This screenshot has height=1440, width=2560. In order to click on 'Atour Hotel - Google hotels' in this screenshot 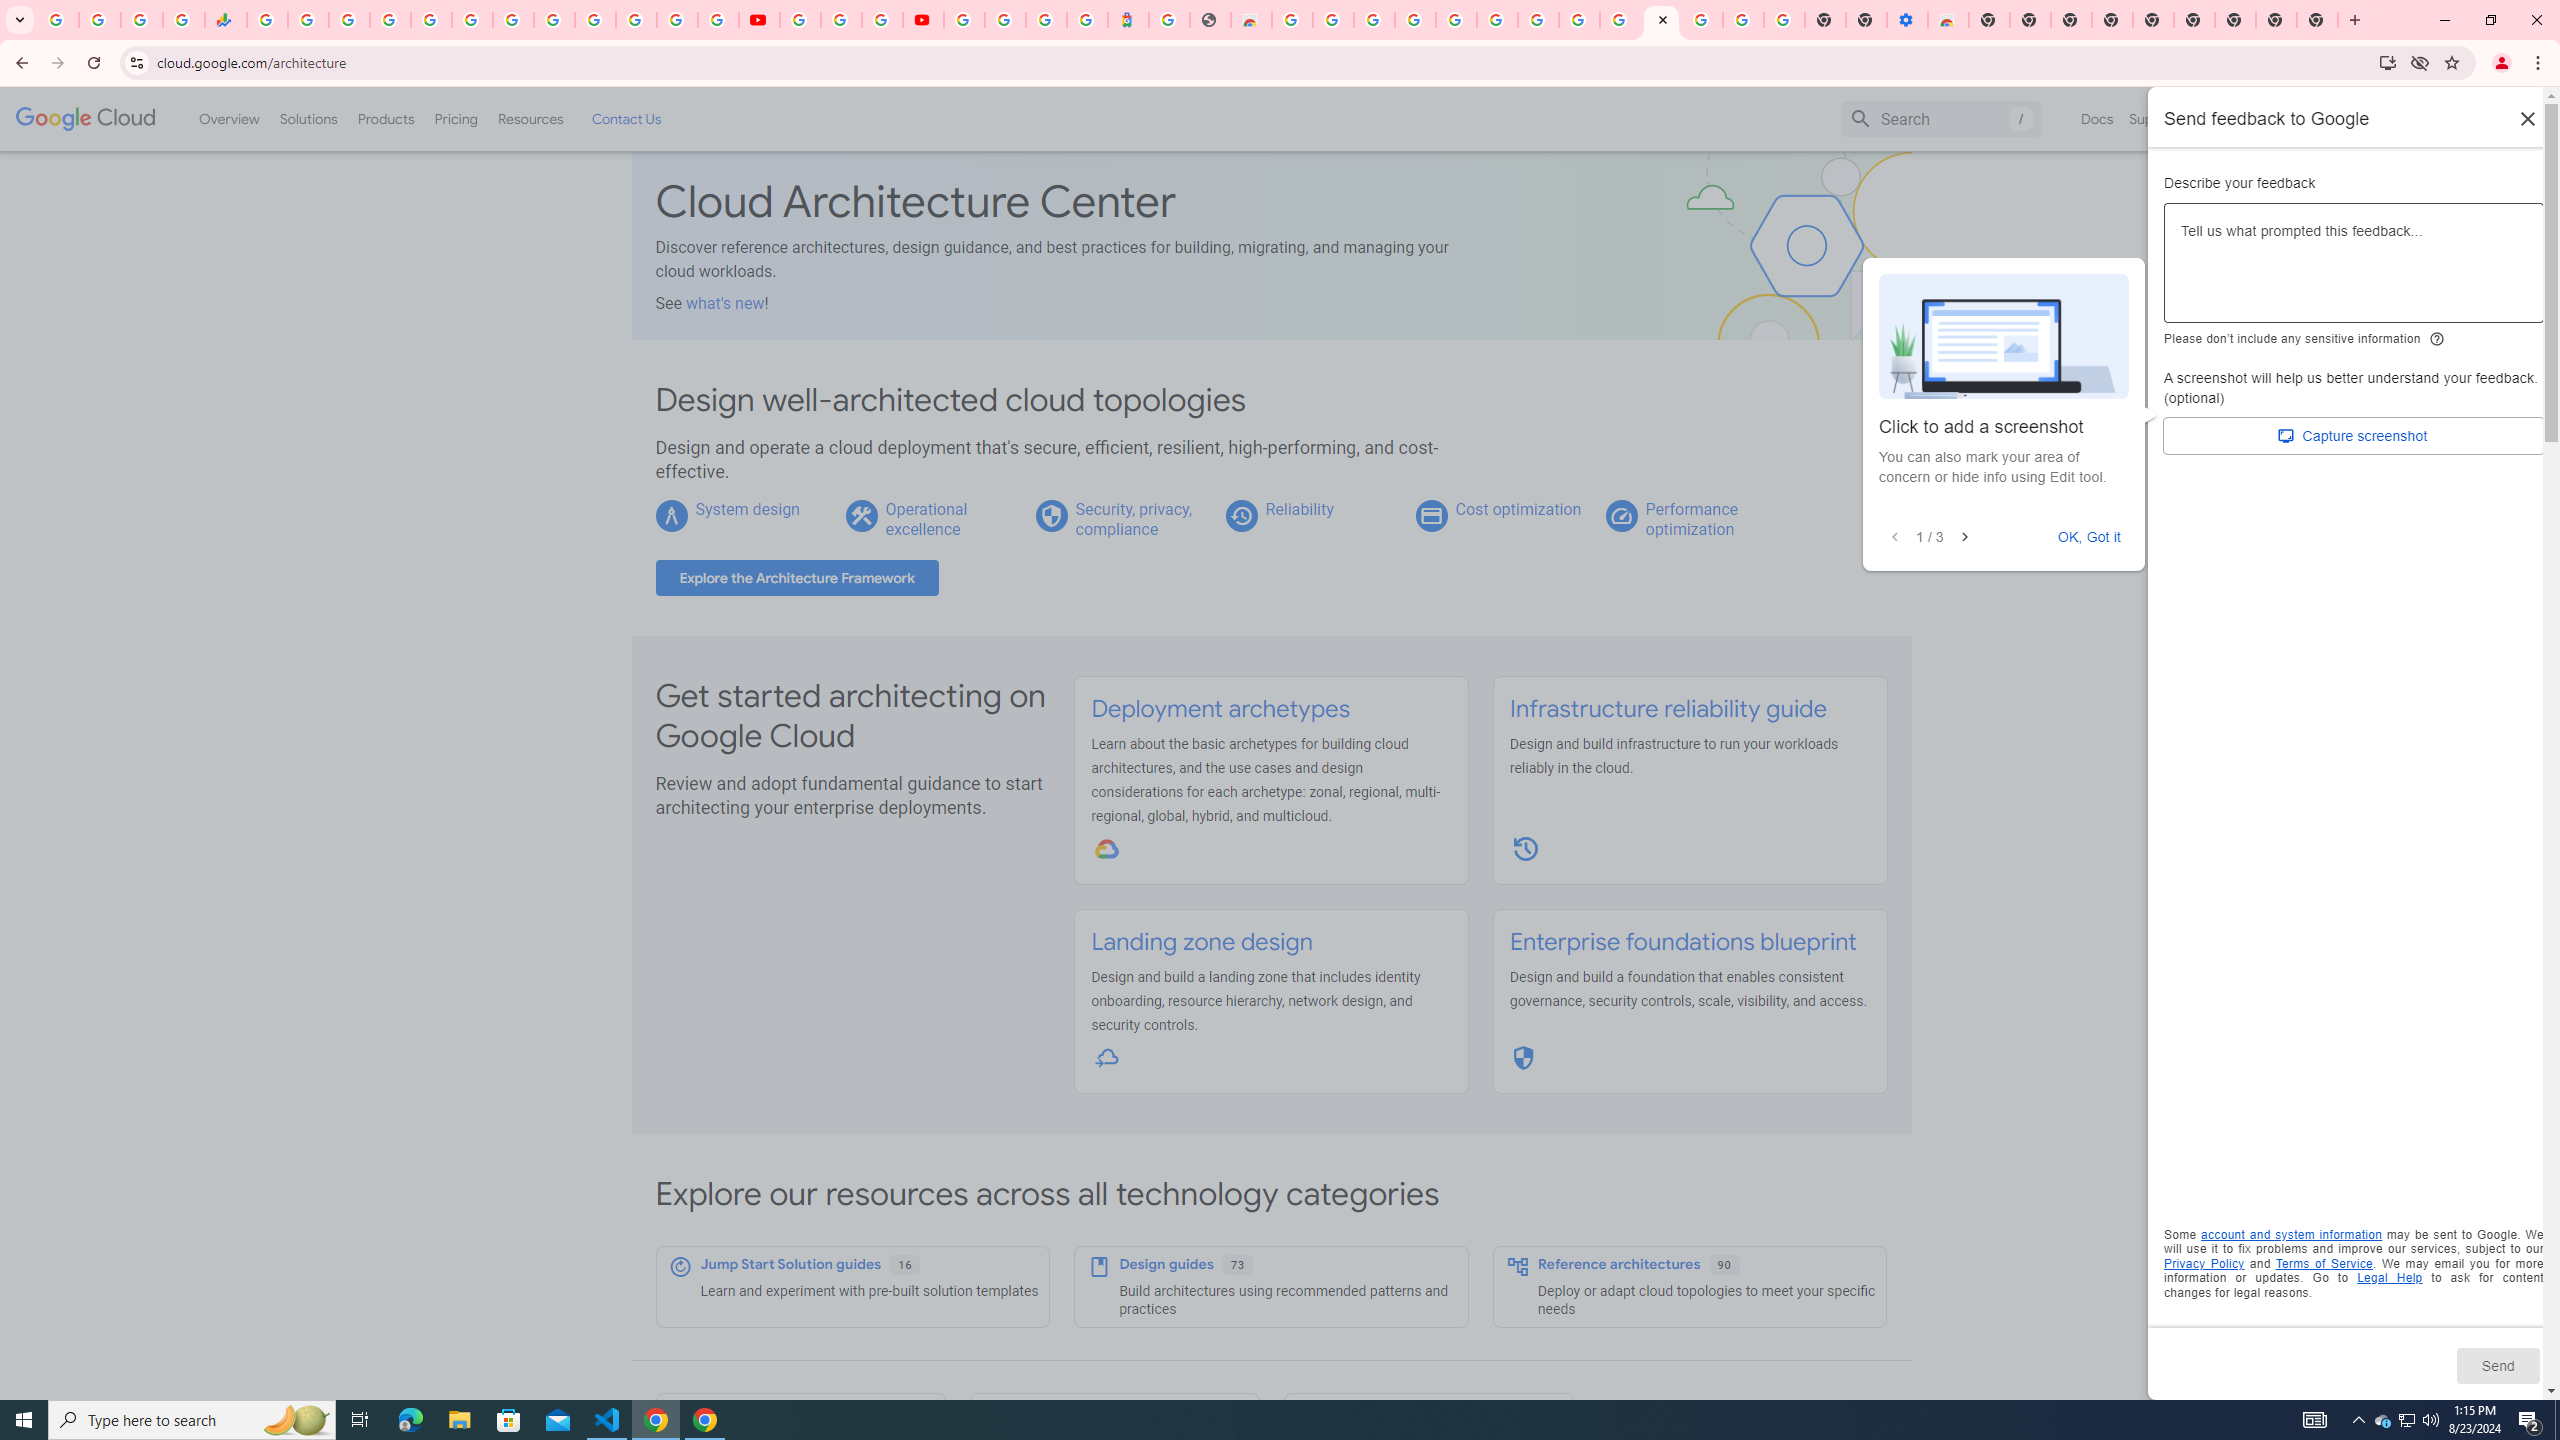, I will do `click(1126, 19)`.